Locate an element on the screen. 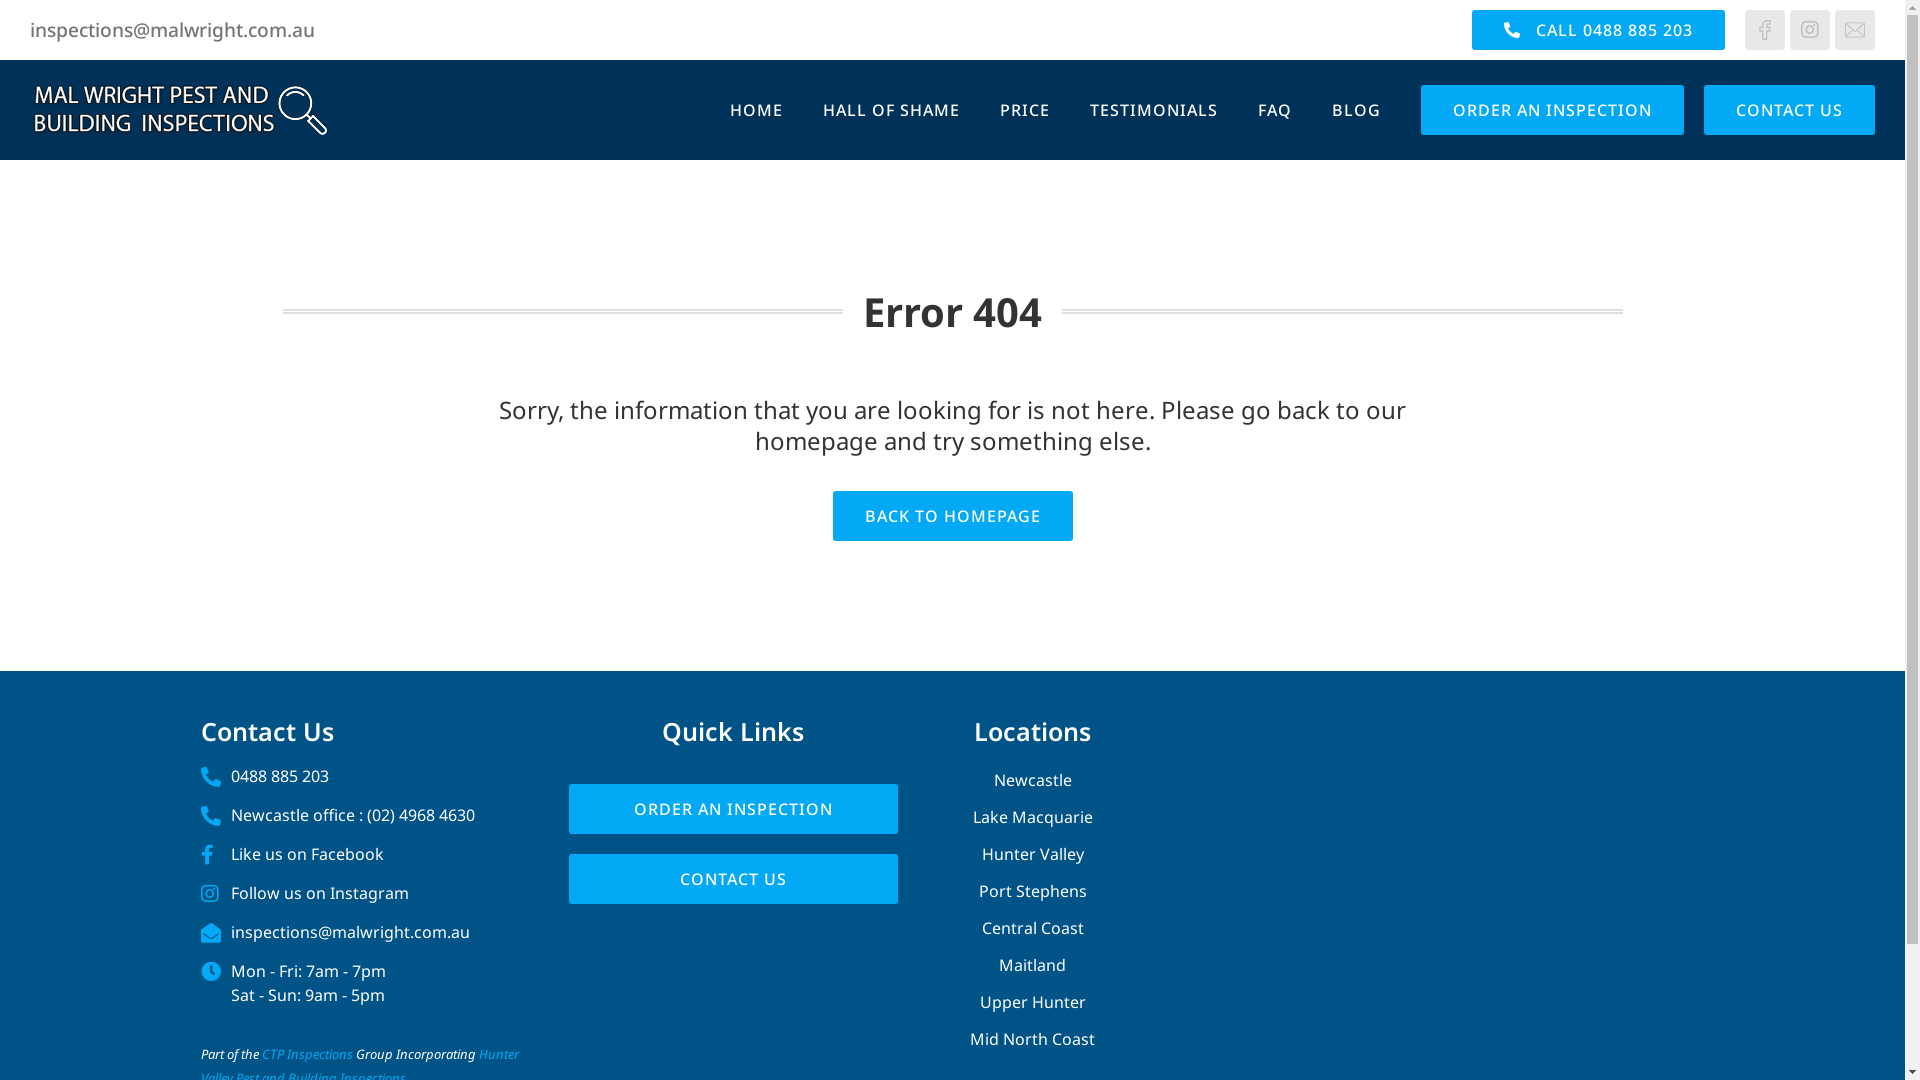 The width and height of the screenshot is (1920, 1080). 'Mon - Fri: 7am - 7pm is located at coordinates (364, 982).